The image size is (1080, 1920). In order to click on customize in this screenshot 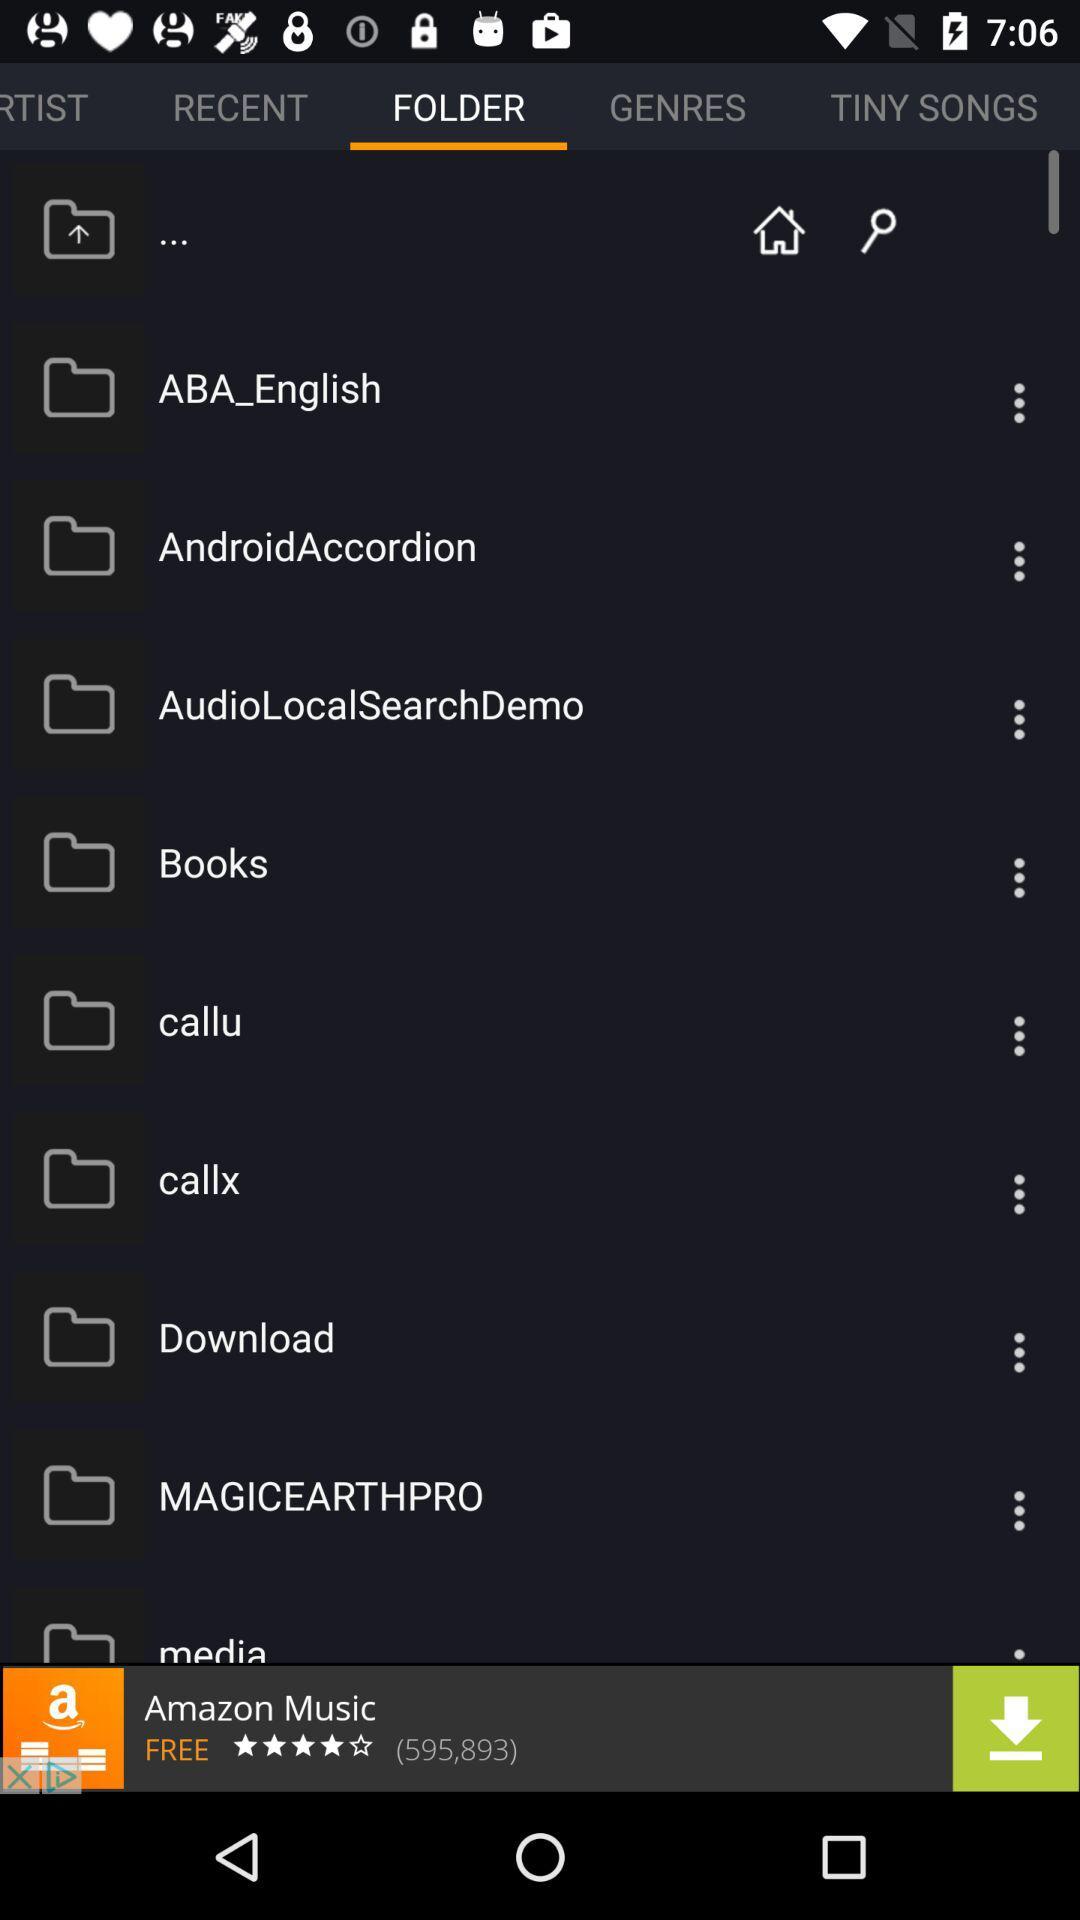, I will do `click(978, 387)`.